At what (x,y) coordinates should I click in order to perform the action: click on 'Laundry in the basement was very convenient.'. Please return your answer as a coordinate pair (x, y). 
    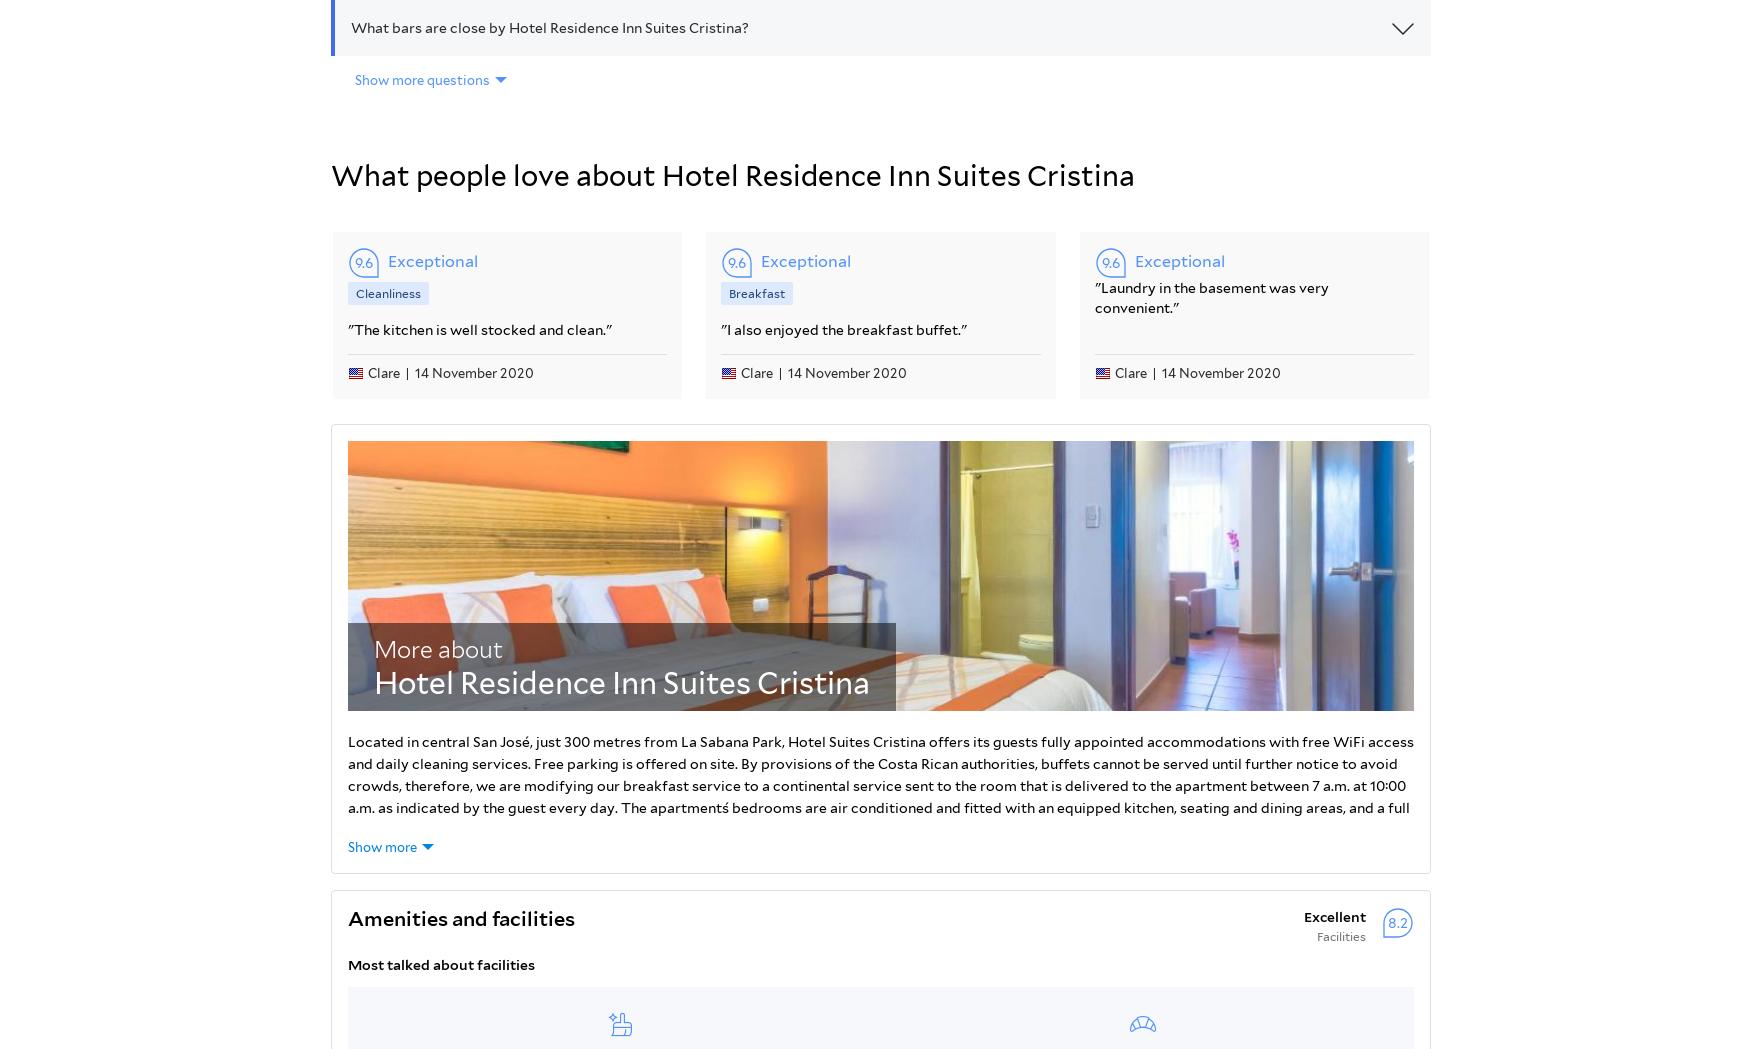
    Looking at the image, I should click on (1211, 296).